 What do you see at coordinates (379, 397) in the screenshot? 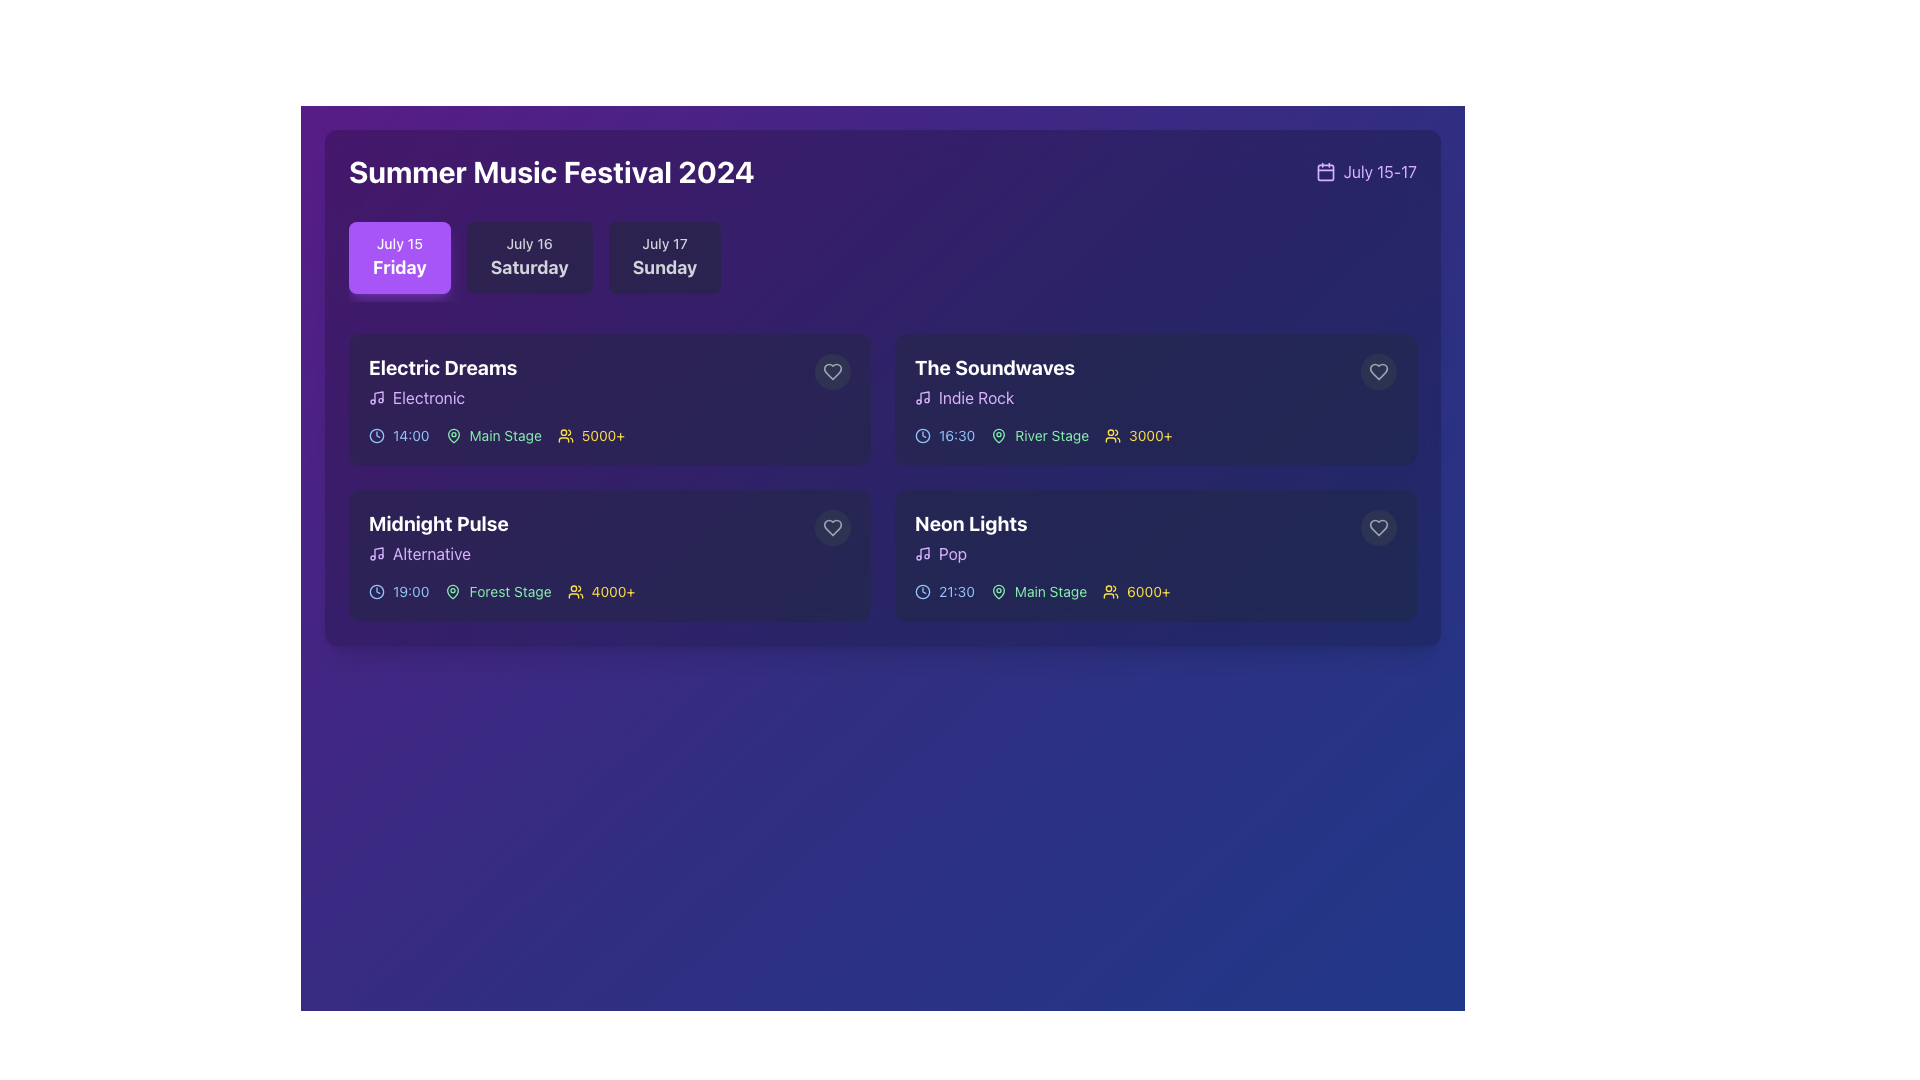
I see `the music genre icon represented as an SVG within the 'Electric Dreams' event card` at bounding box center [379, 397].